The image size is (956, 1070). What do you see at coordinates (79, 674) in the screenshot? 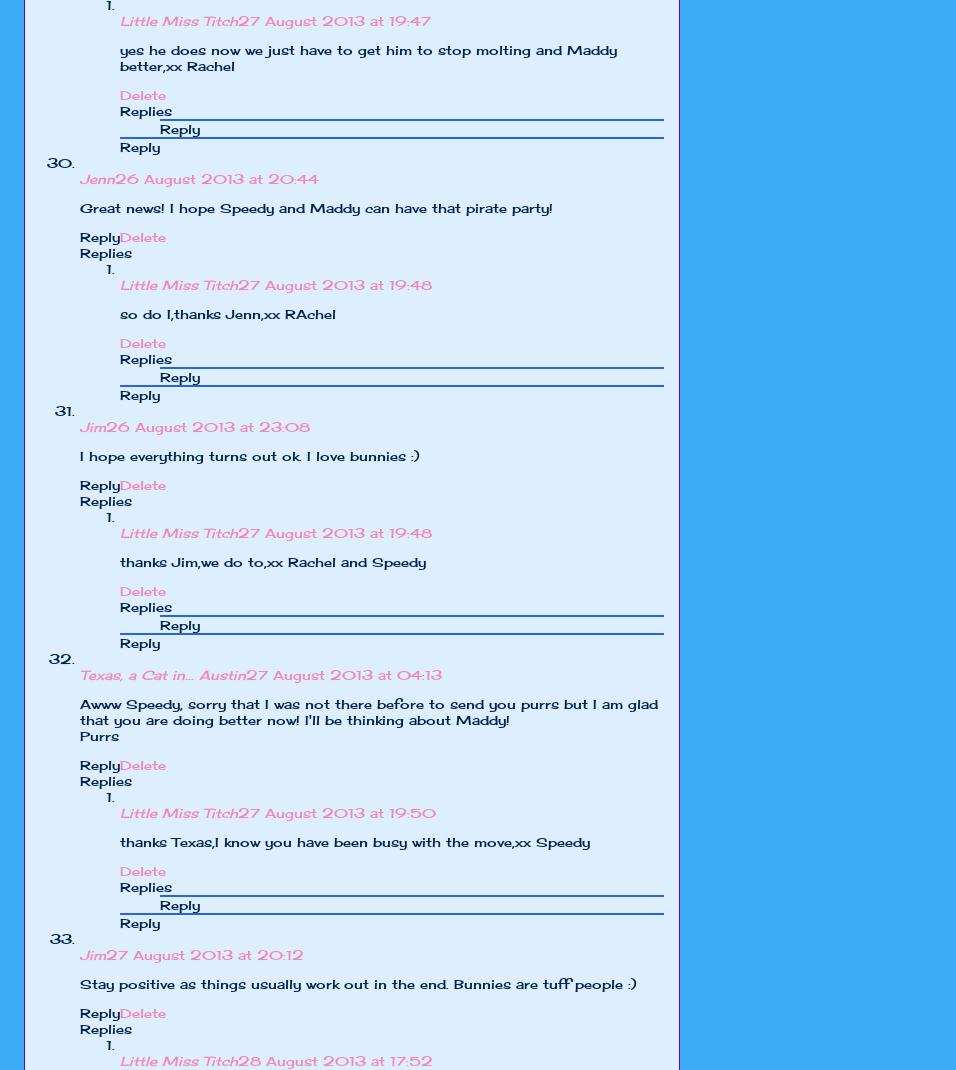
I see `'Texas, a Cat in... Austin'` at bounding box center [79, 674].